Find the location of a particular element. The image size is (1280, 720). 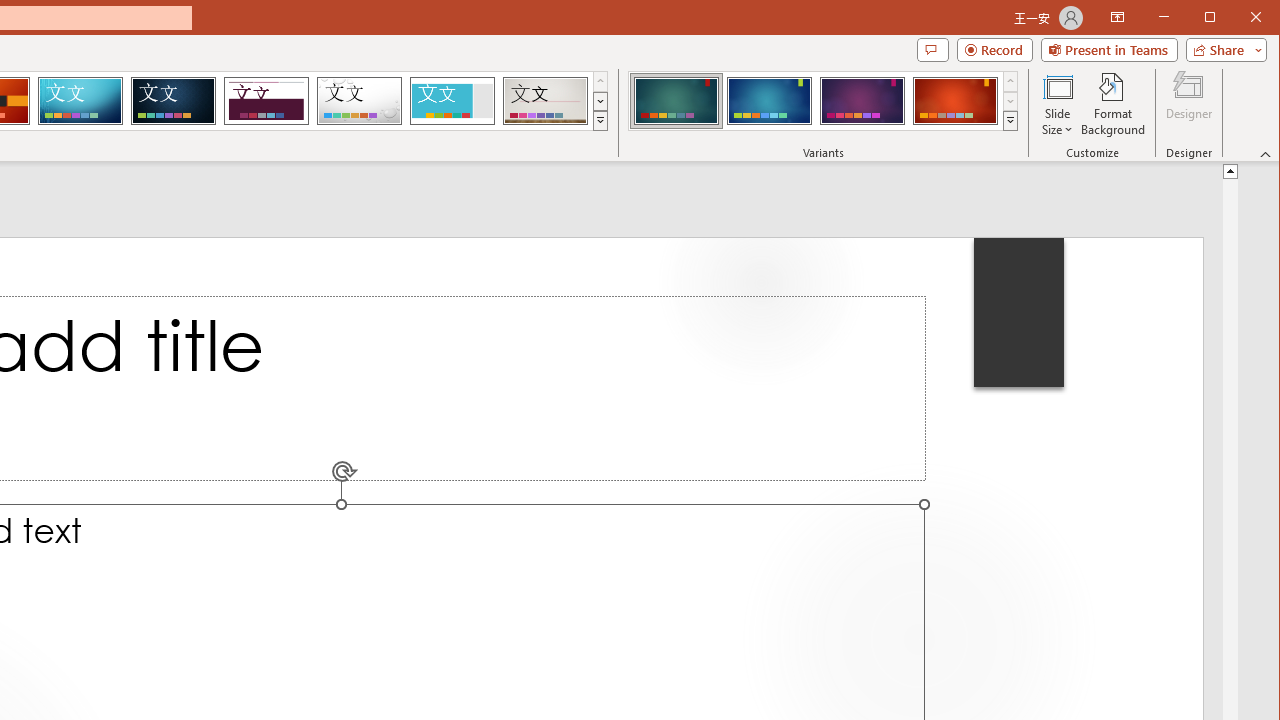

'Format Background' is located at coordinates (1112, 104).